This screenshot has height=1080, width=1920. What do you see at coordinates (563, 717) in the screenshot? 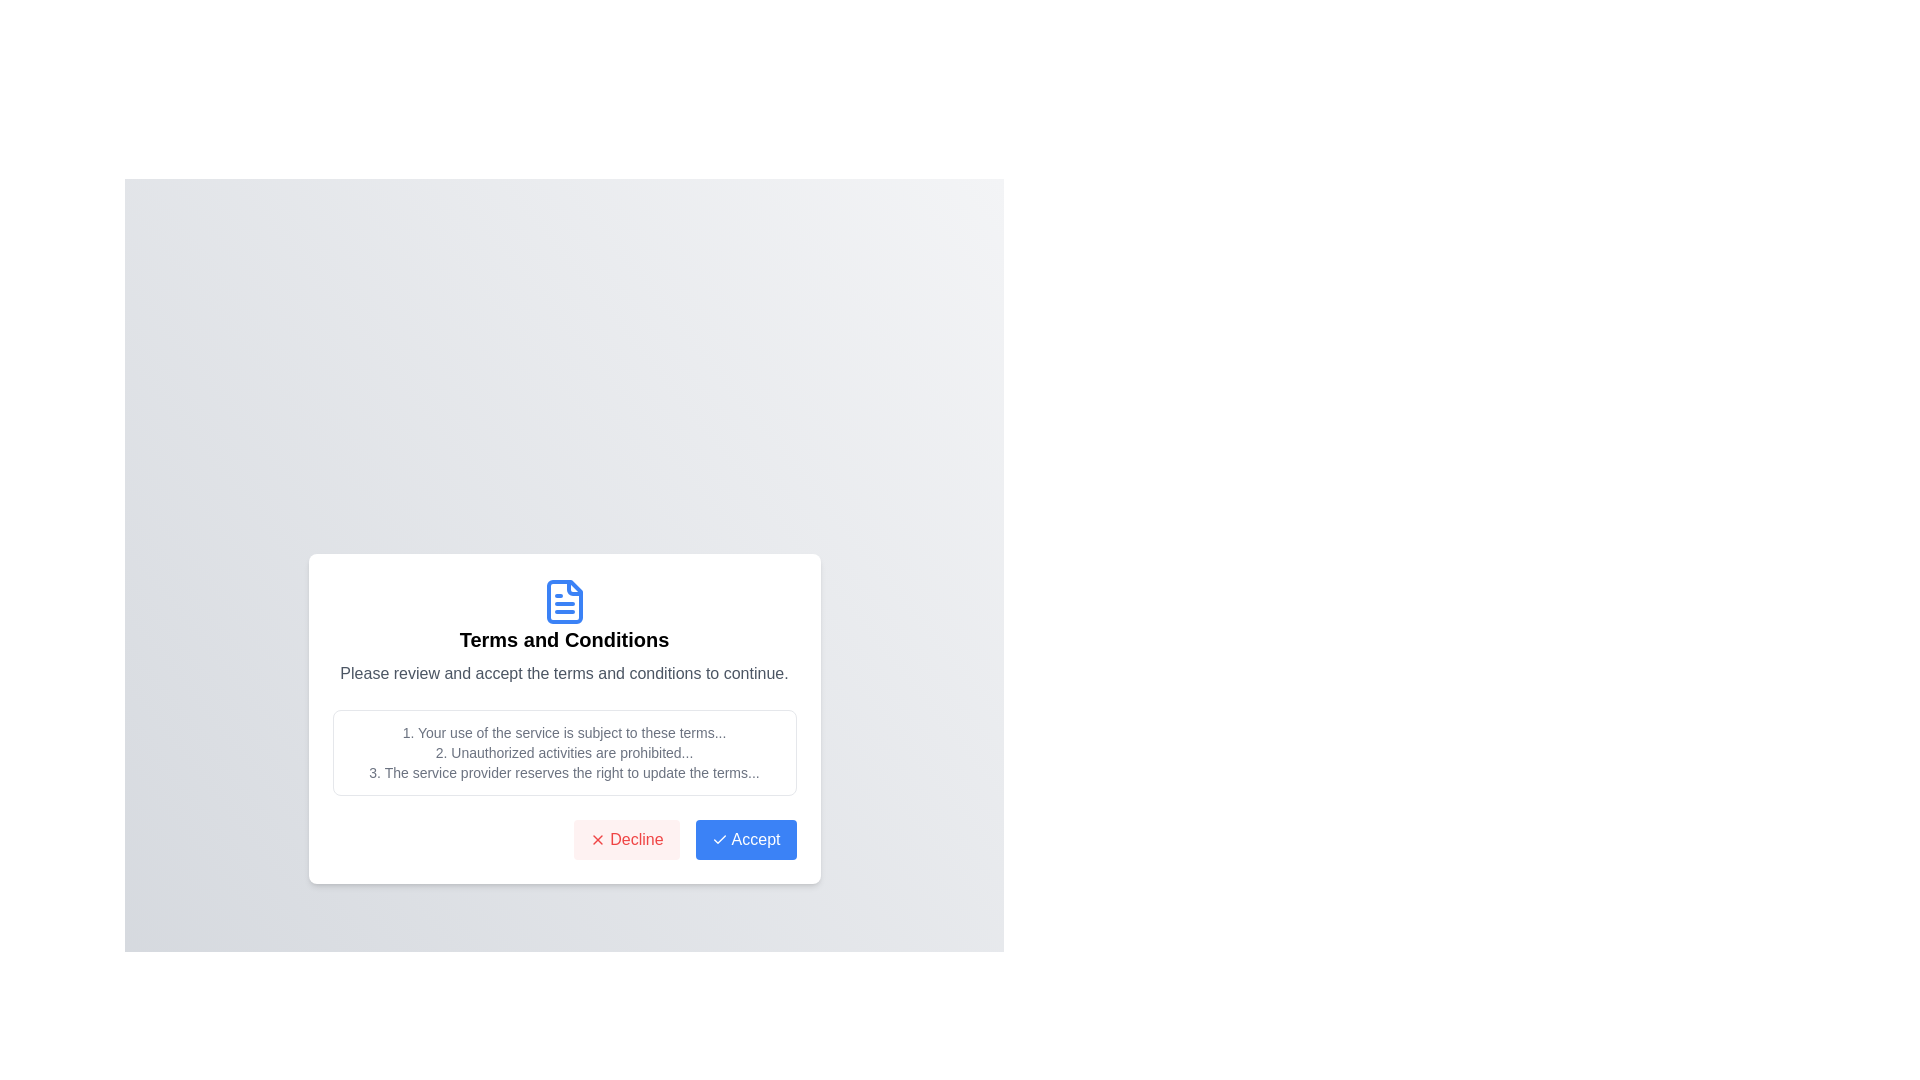
I see `terms displayed inside the terms and conditions modal dialog box, which is centrally placed and the only large modal in view` at bounding box center [563, 717].